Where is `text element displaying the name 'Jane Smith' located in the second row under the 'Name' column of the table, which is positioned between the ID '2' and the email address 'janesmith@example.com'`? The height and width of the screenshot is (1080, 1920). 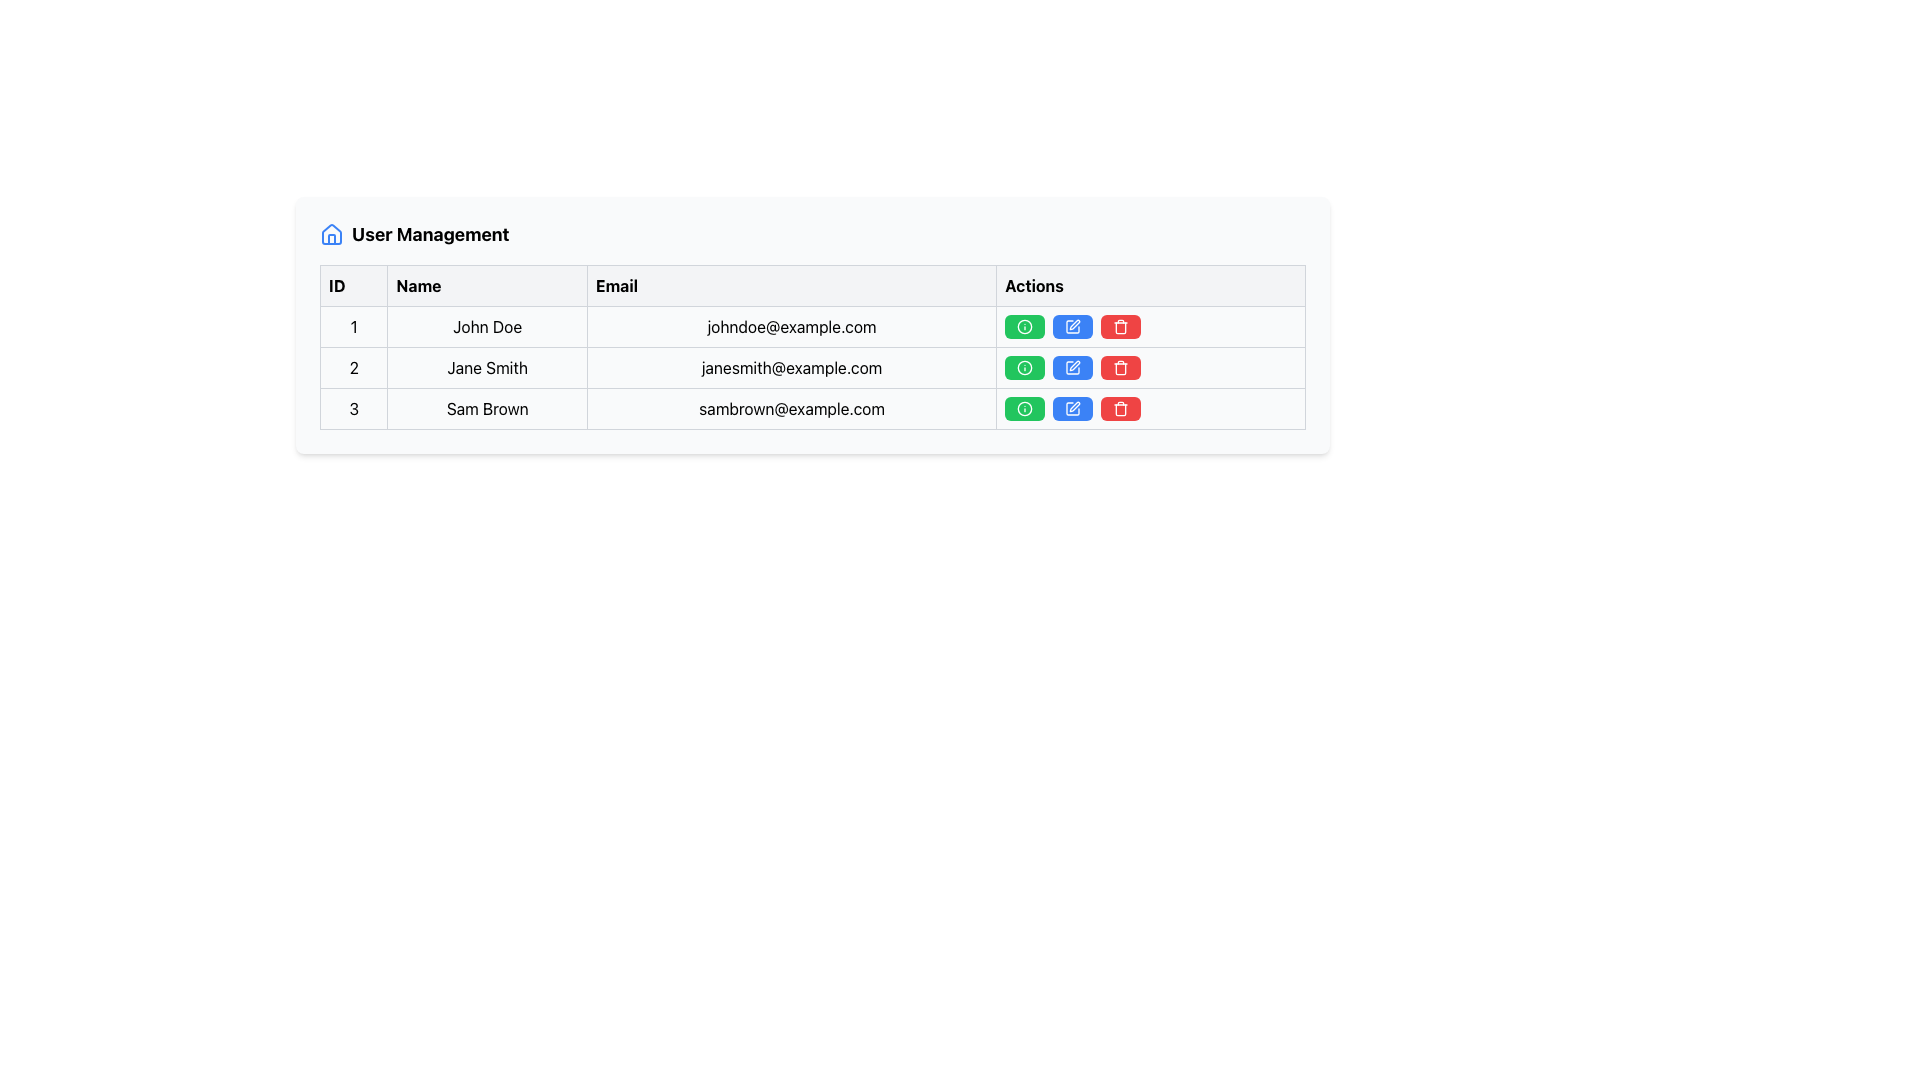 text element displaying the name 'Jane Smith' located in the second row under the 'Name' column of the table, which is positioned between the ID '2' and the email address 'janesmith@example.com' is located at coordinates (487, 367).